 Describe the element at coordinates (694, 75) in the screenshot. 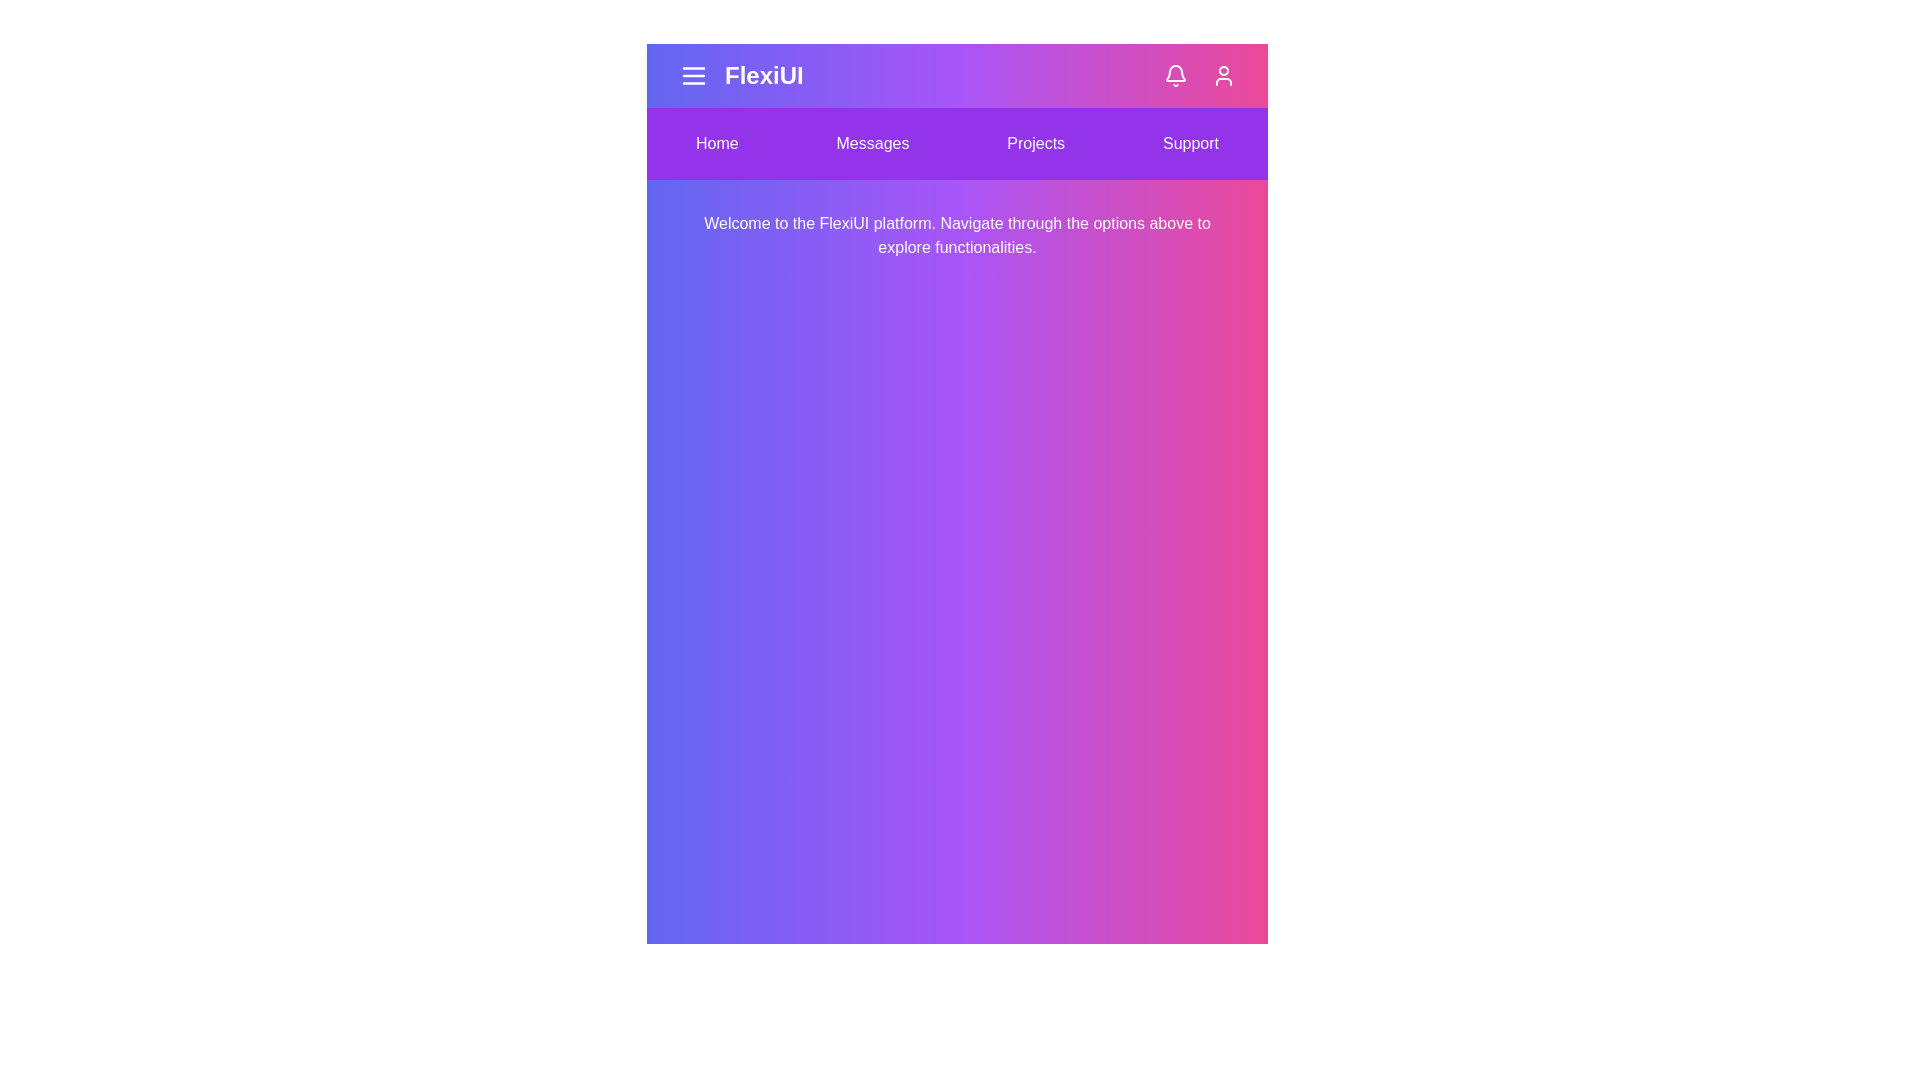

I see `the menu icon to toggle the navigation menu` at that location.